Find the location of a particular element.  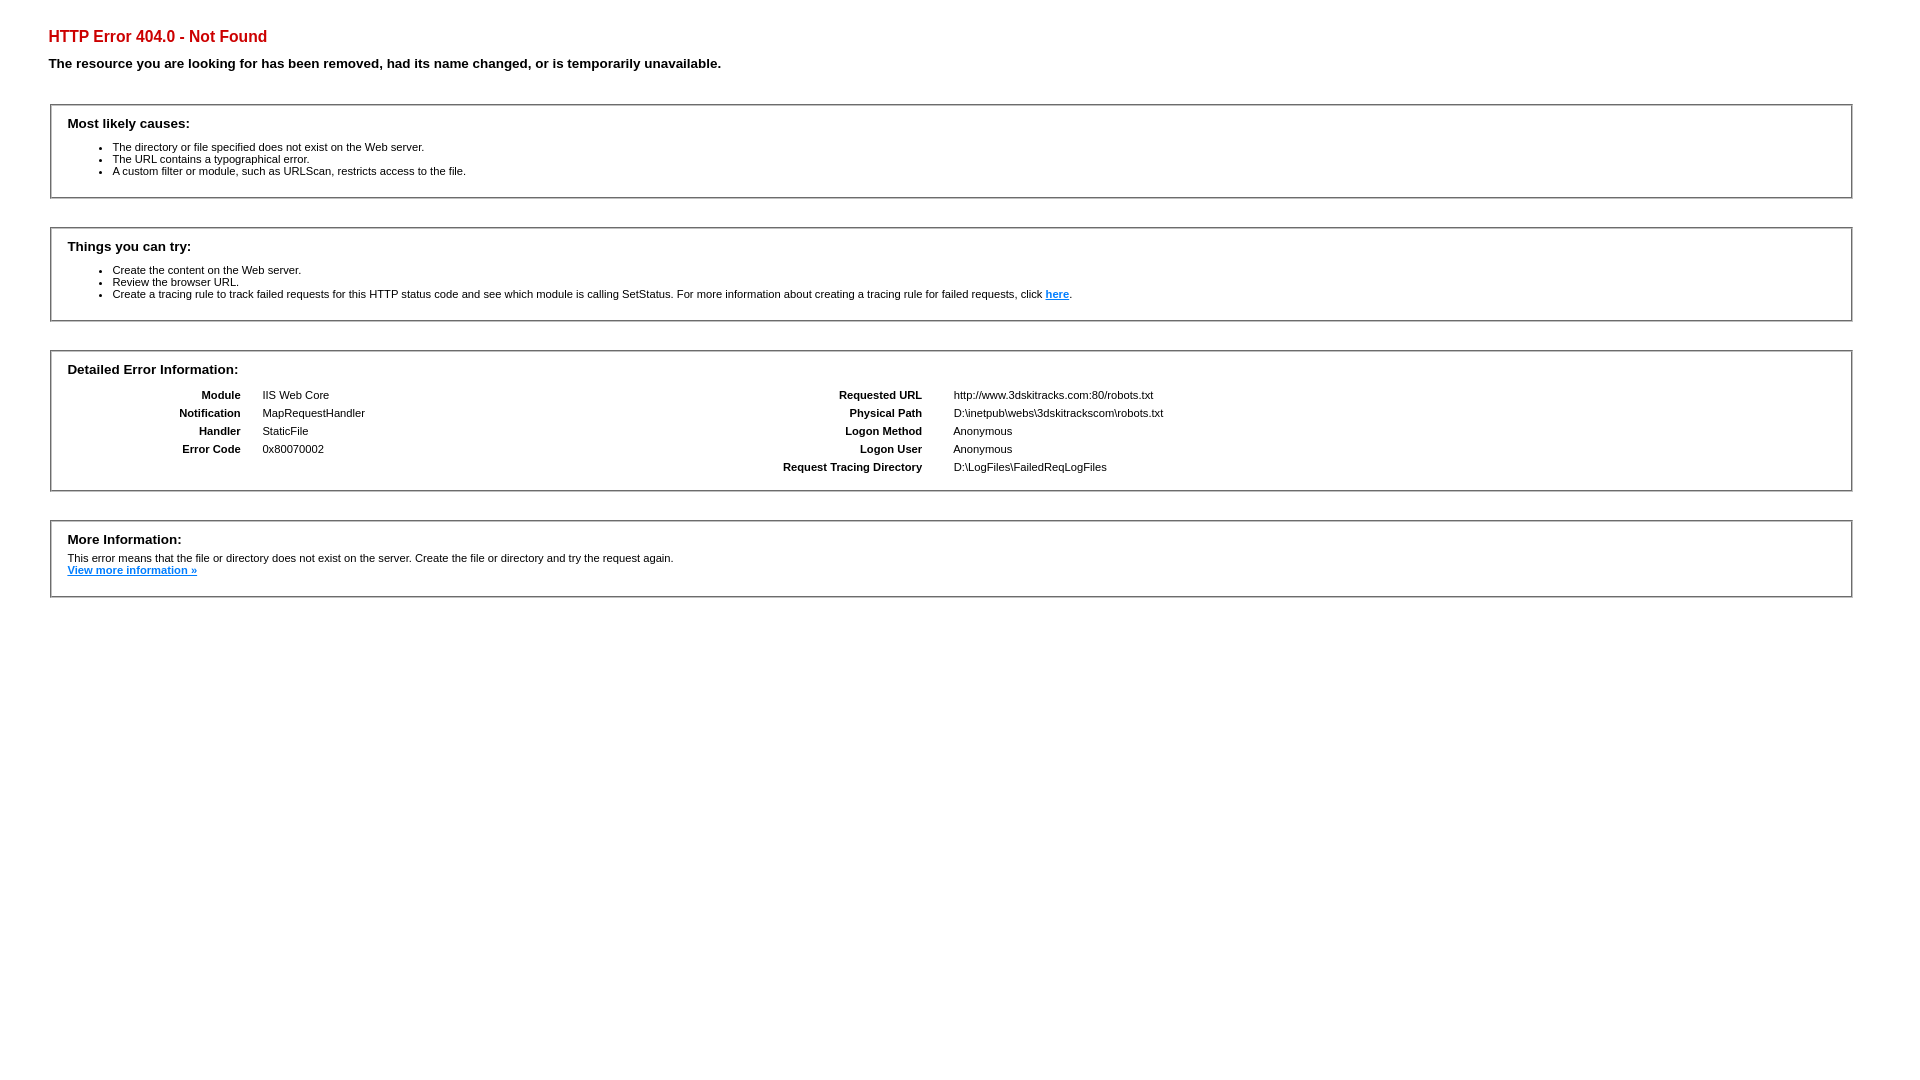

'here' is located at coordinates (1056, 293).